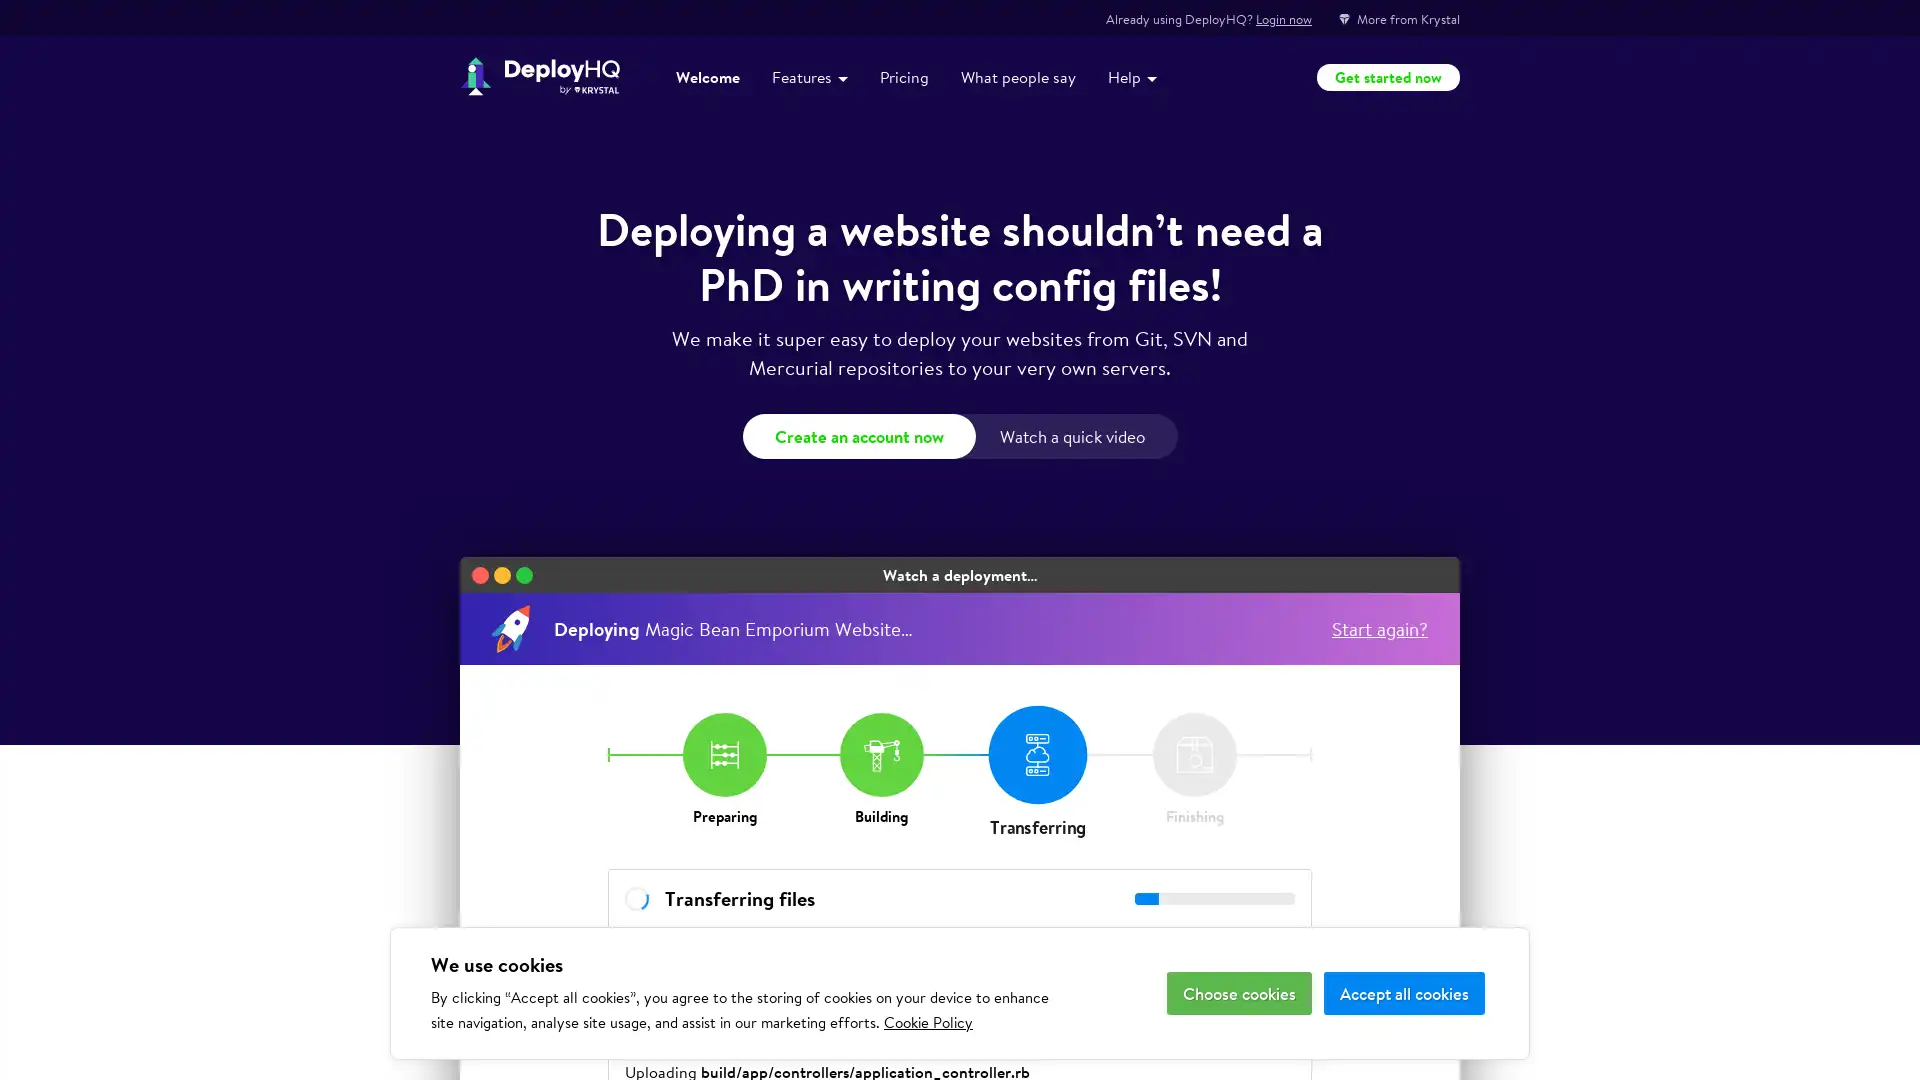 Image resolution: width=1920 pixels, height=1080 pixels. Describe the element at coordinates (1238, 993) in the screenshot. I see `Choose cookies` at that location.